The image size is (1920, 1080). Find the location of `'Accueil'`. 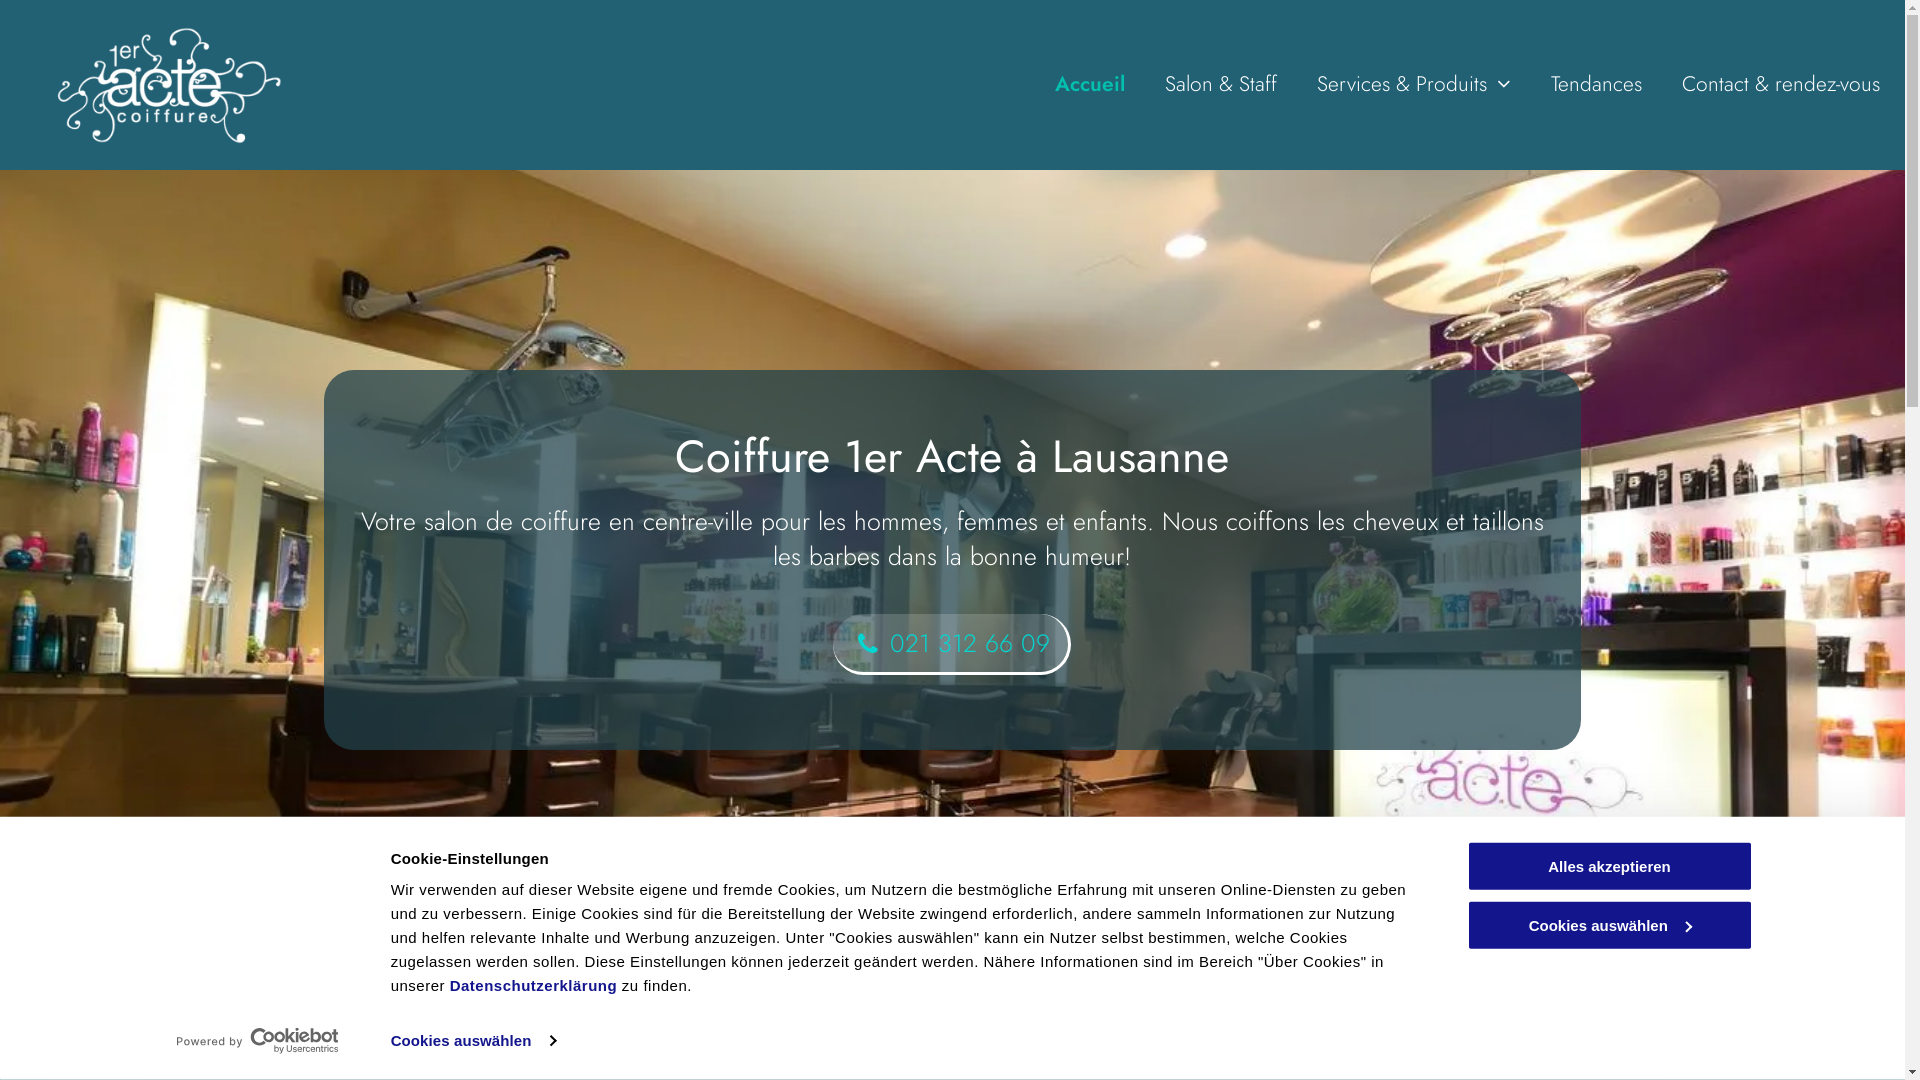

'Accueil' is located at coordinates (1088, 83).